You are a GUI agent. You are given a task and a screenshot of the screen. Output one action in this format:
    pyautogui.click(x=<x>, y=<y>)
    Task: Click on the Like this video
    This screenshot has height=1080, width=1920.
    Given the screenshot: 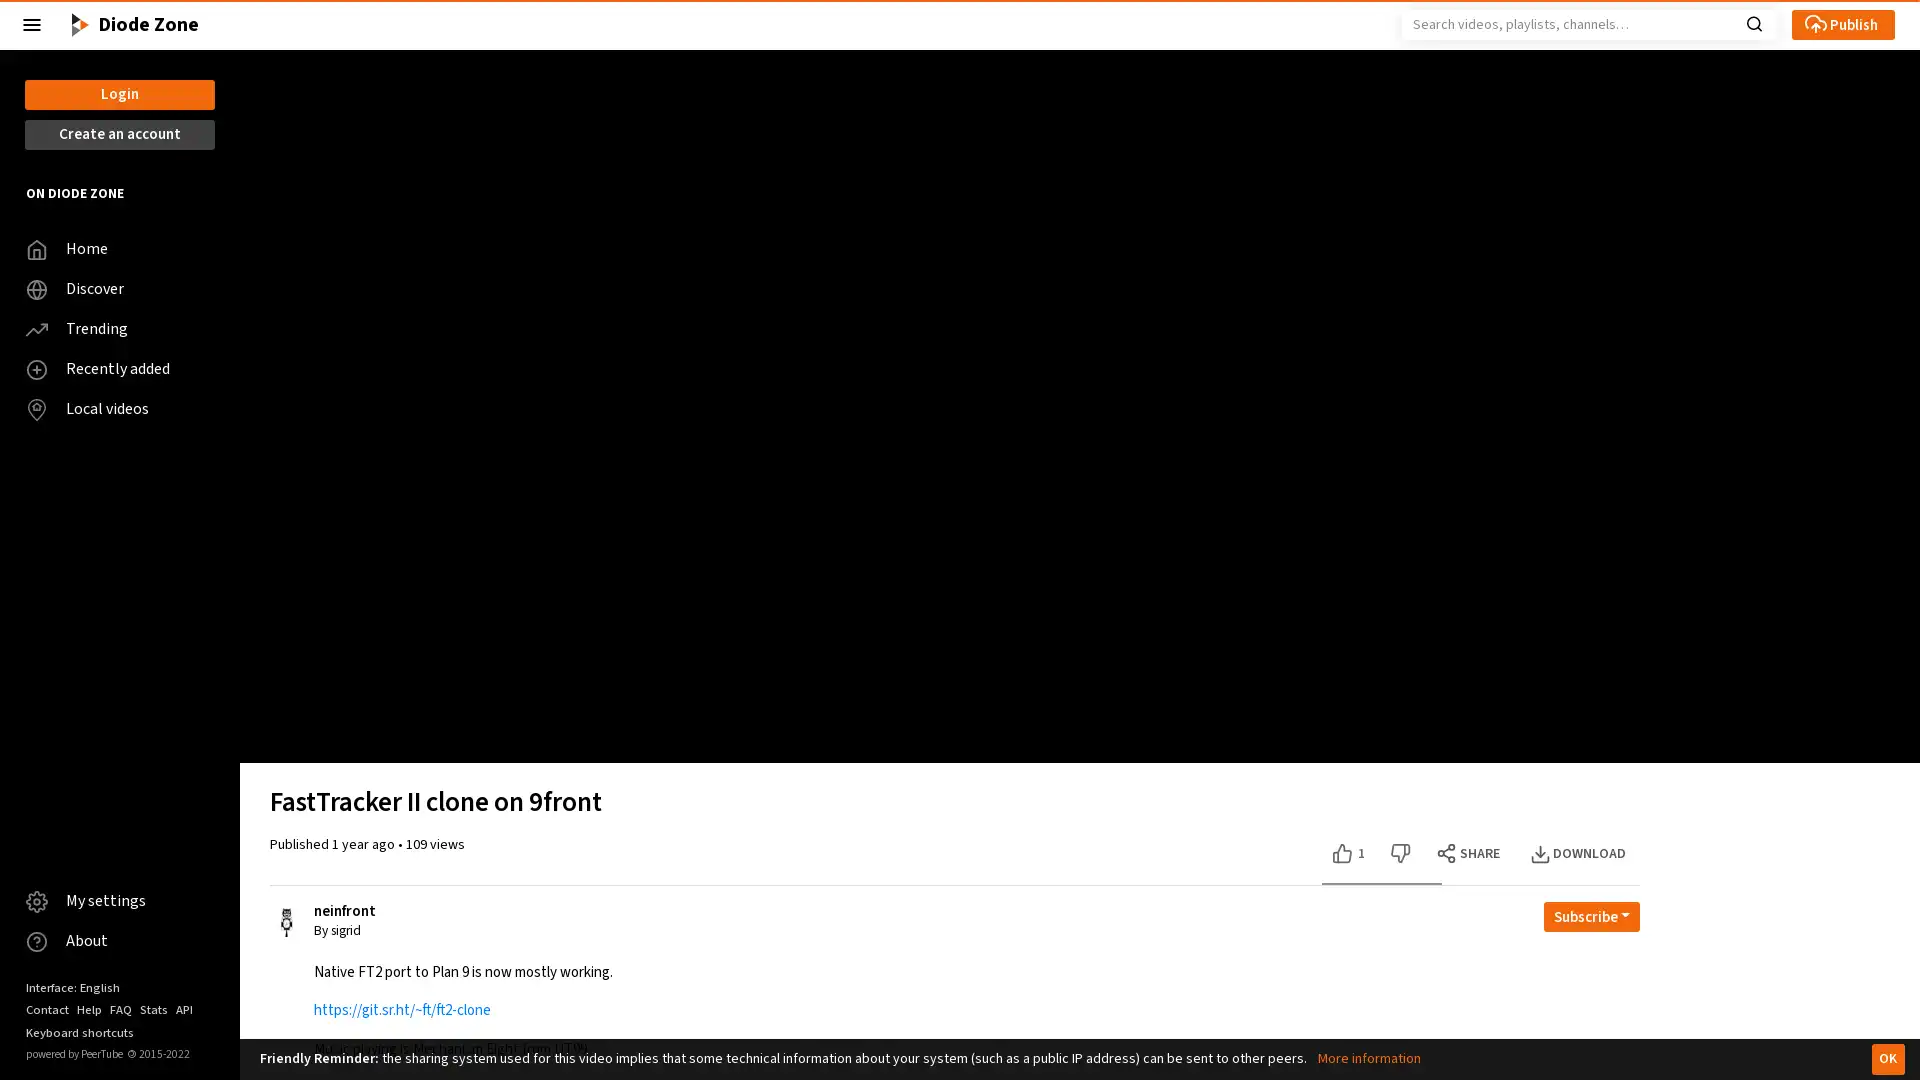 What is the action you would take?
    pyautogui.click(x=1350, y=853)
    